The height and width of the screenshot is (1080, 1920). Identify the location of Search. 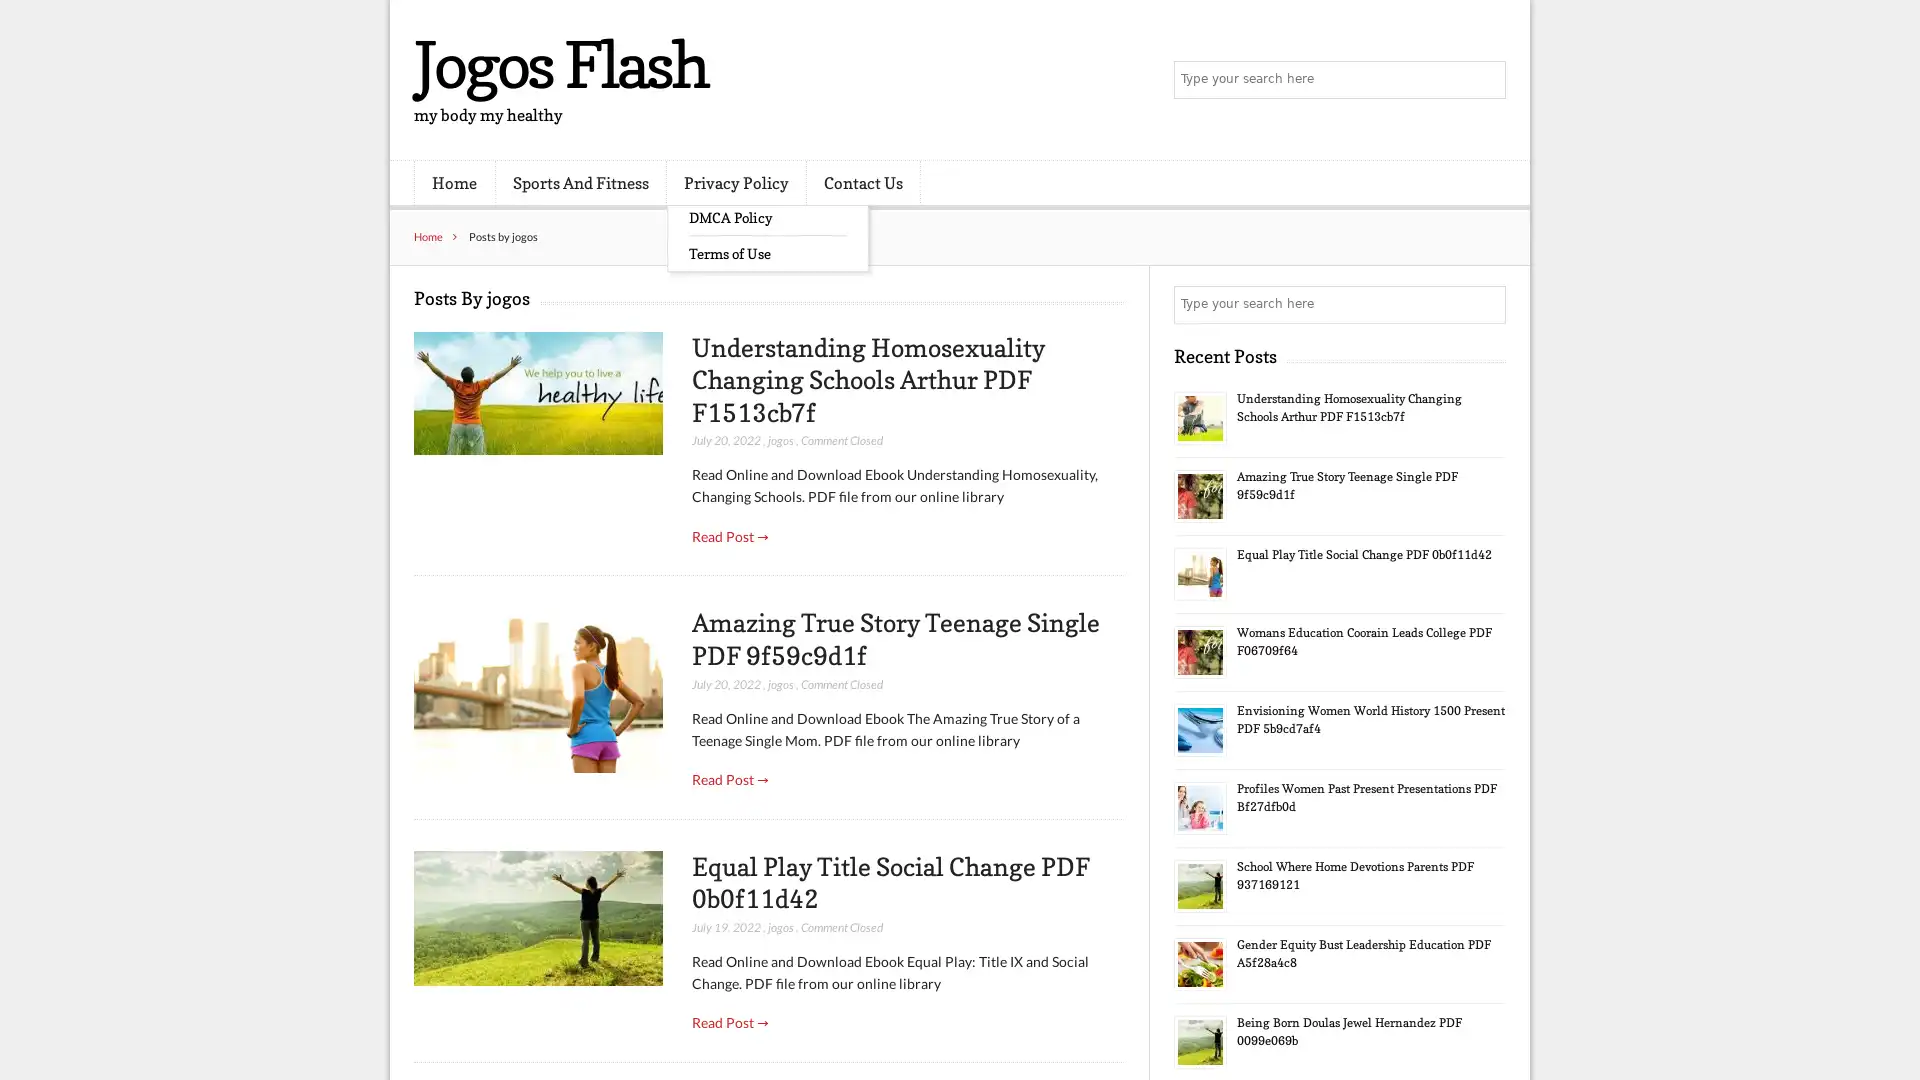
(1485, 304).